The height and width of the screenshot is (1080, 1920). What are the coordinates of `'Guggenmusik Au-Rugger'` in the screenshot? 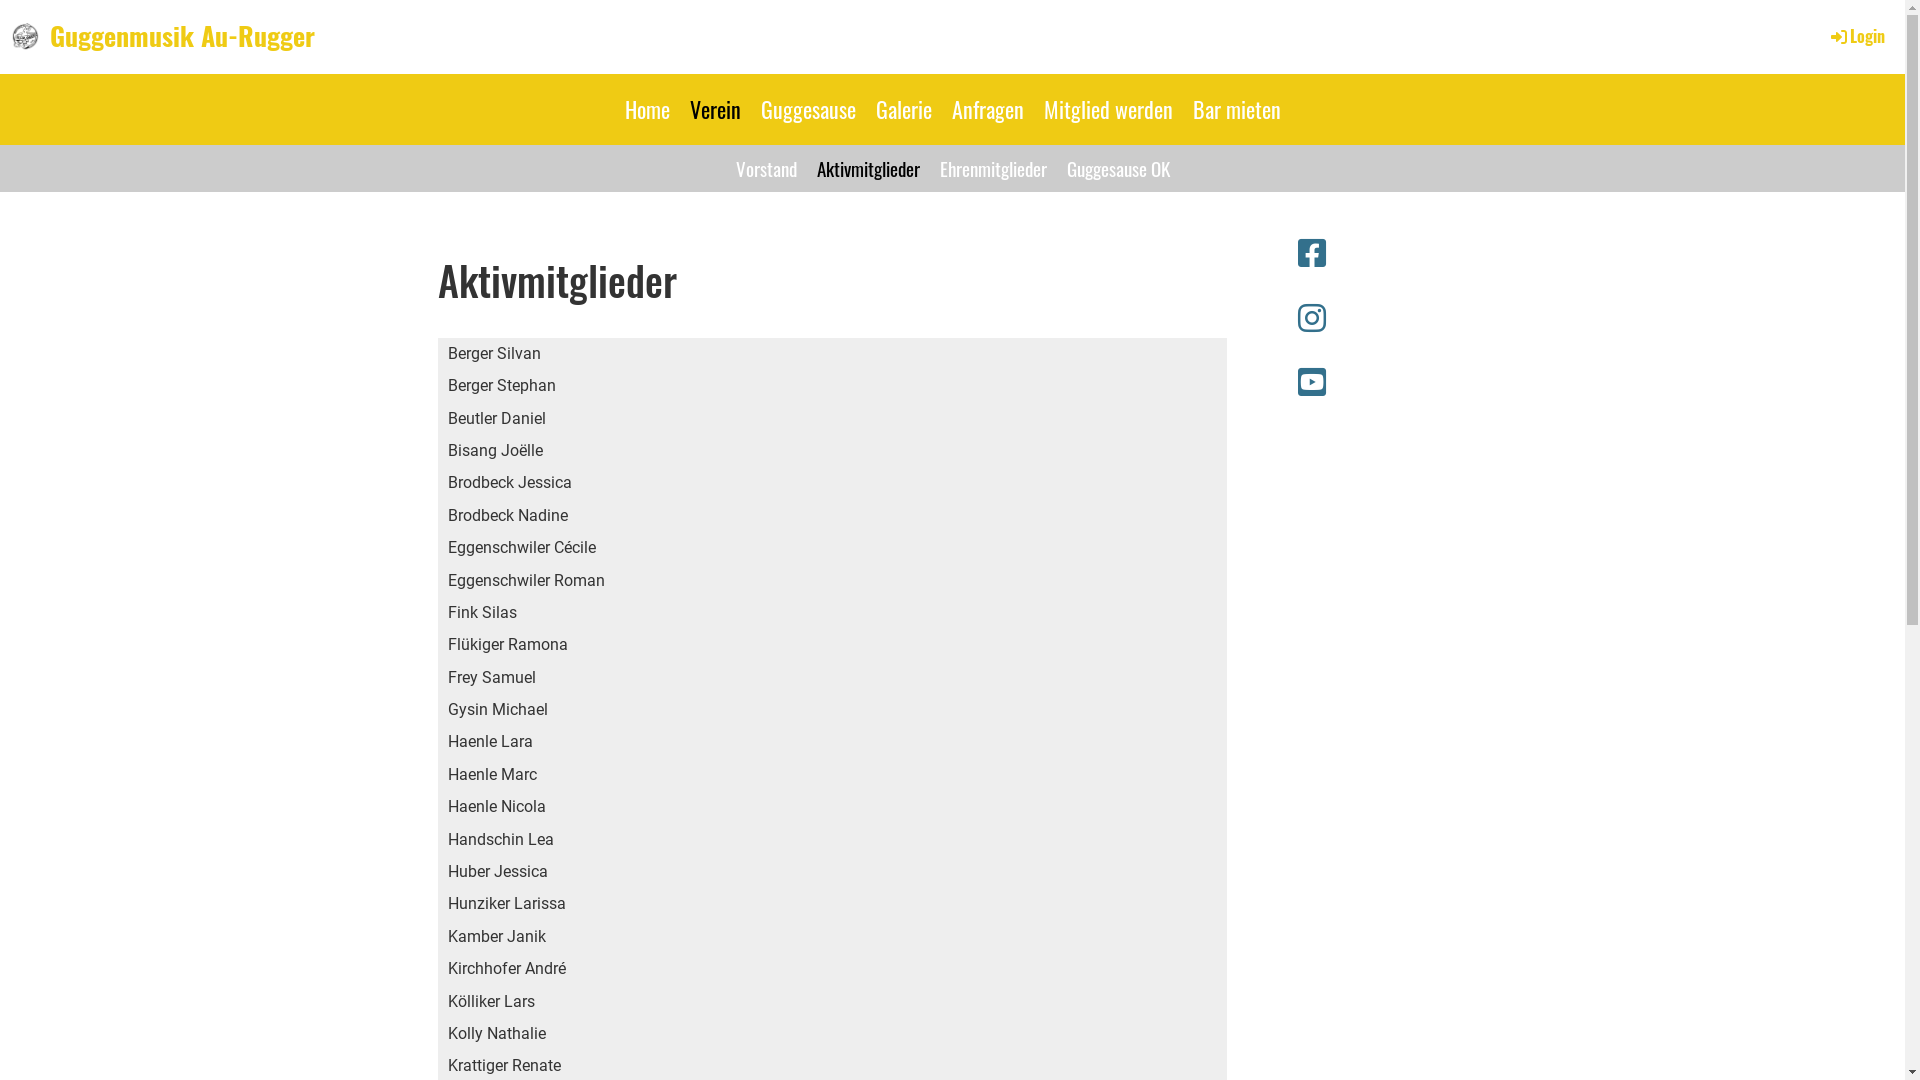 It's located at (182, 35).